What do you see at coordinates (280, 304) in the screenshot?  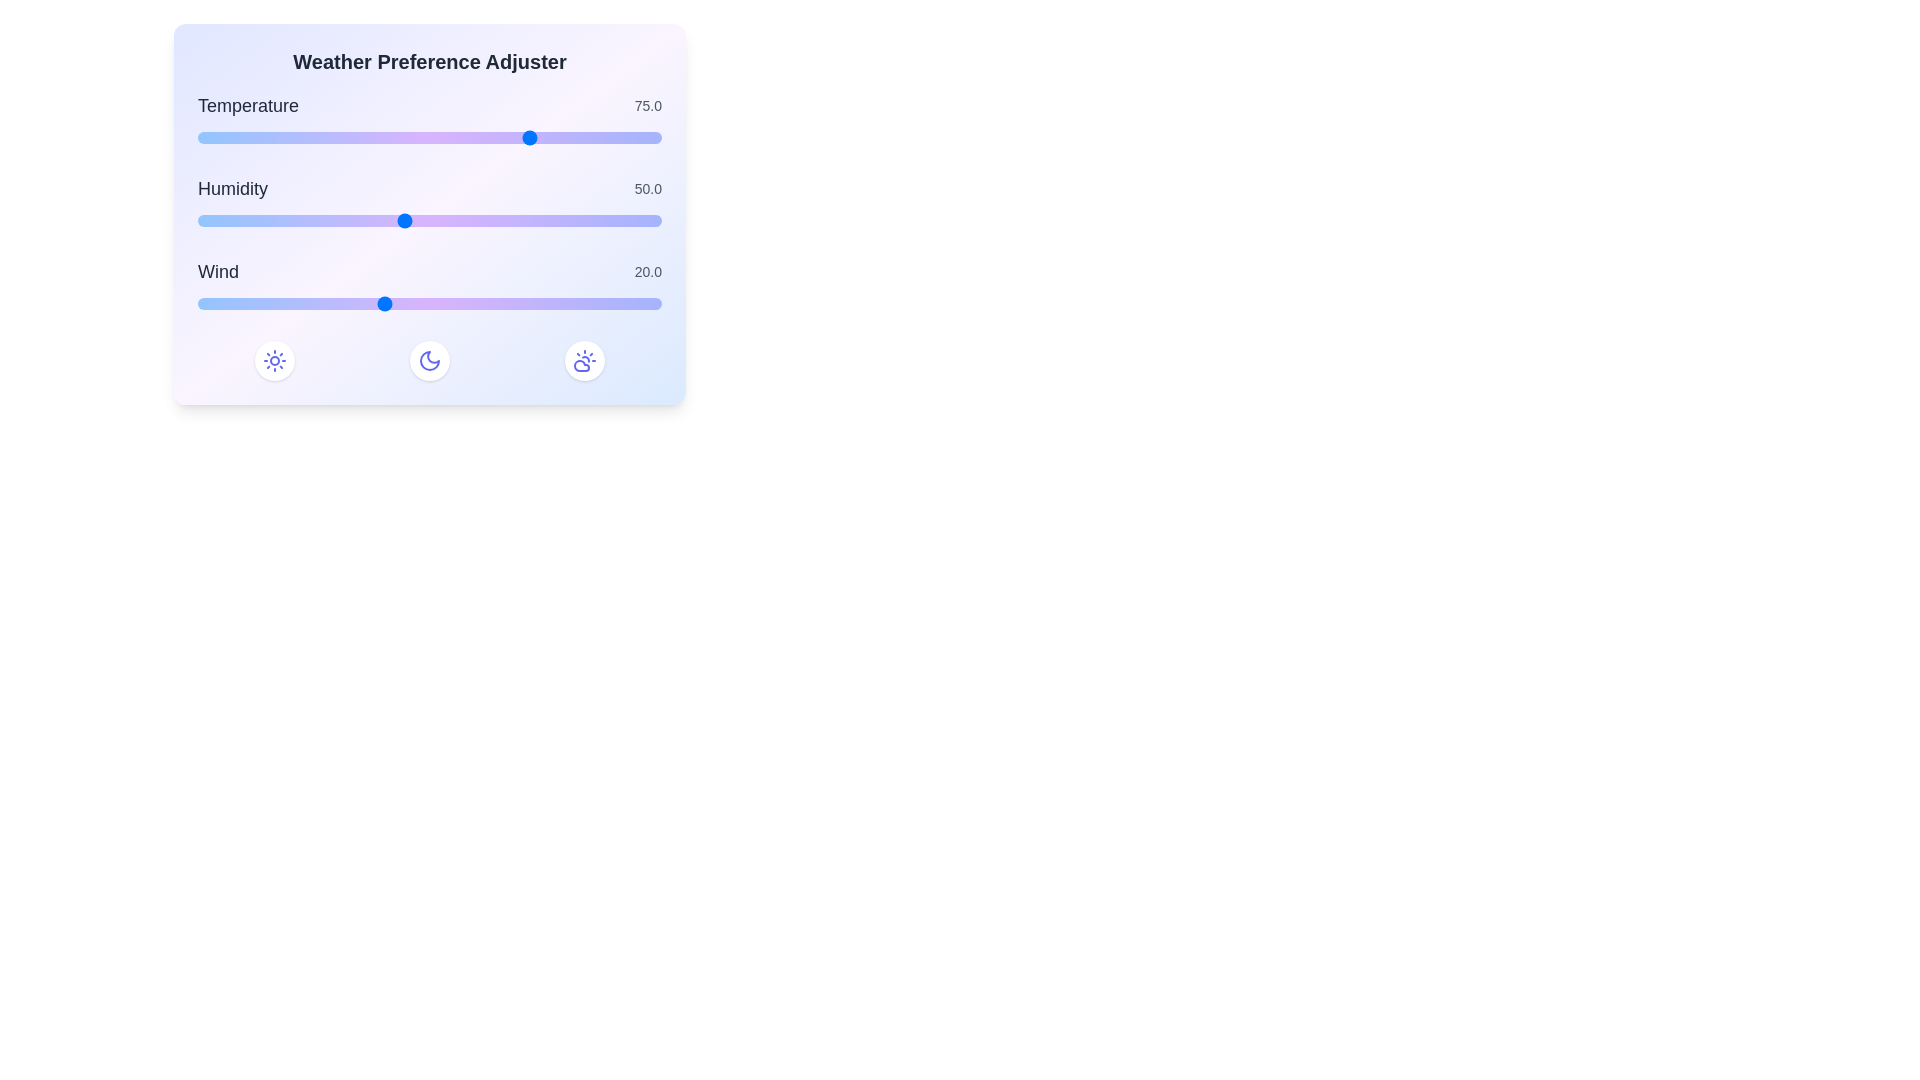 I see `wind value` at bounding box center [280, 304].